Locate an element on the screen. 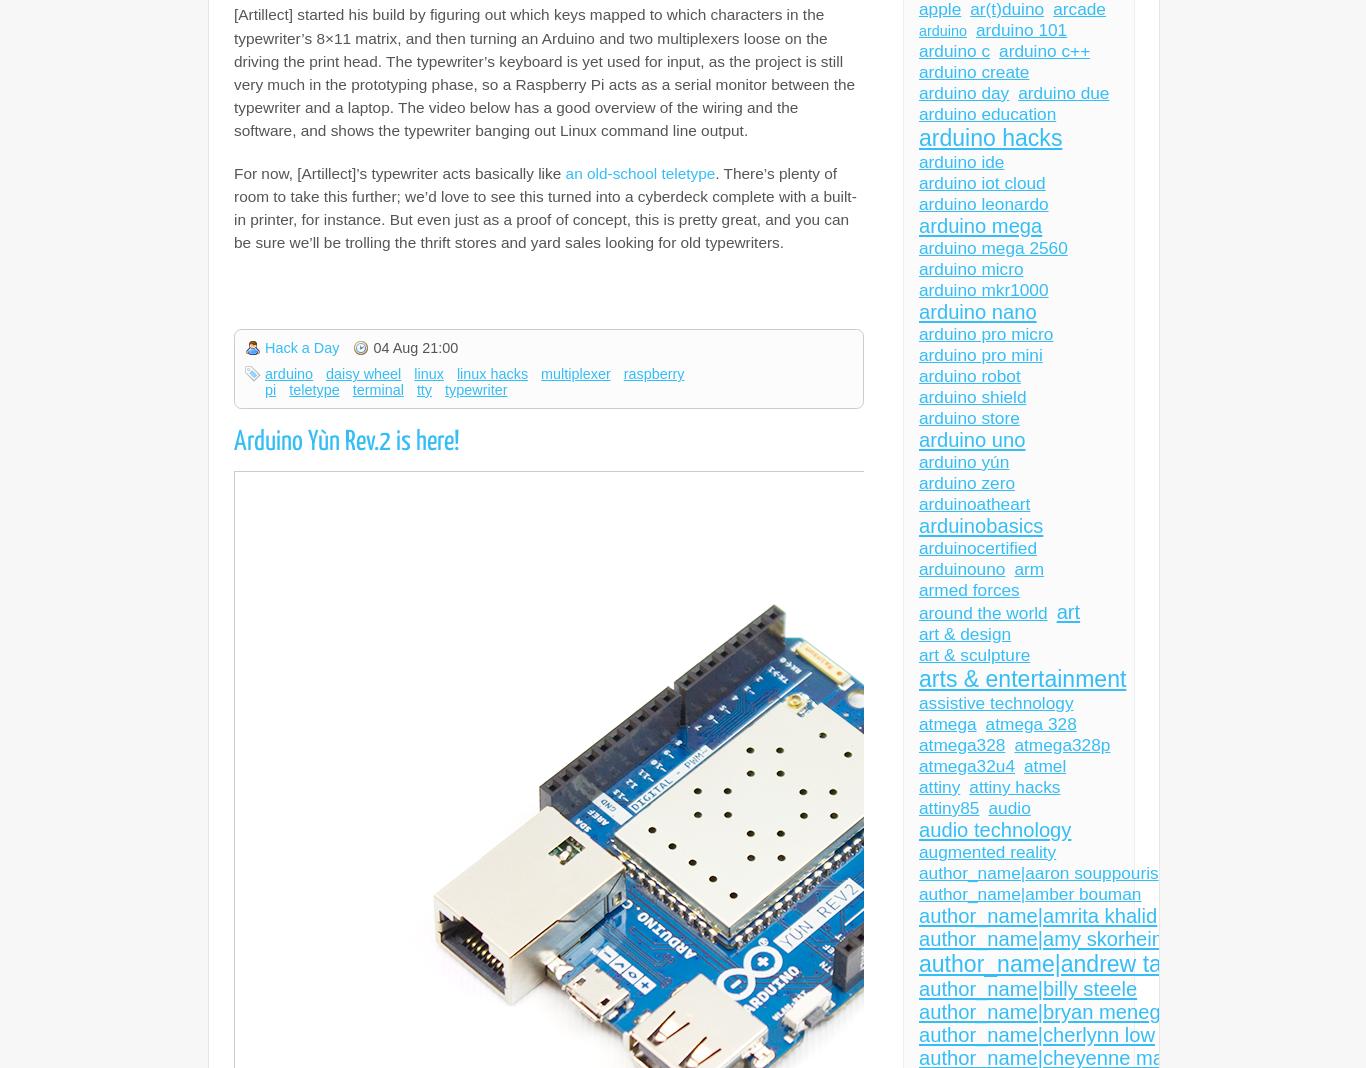  'daisy wheel' is located at coordinates (362, 373).